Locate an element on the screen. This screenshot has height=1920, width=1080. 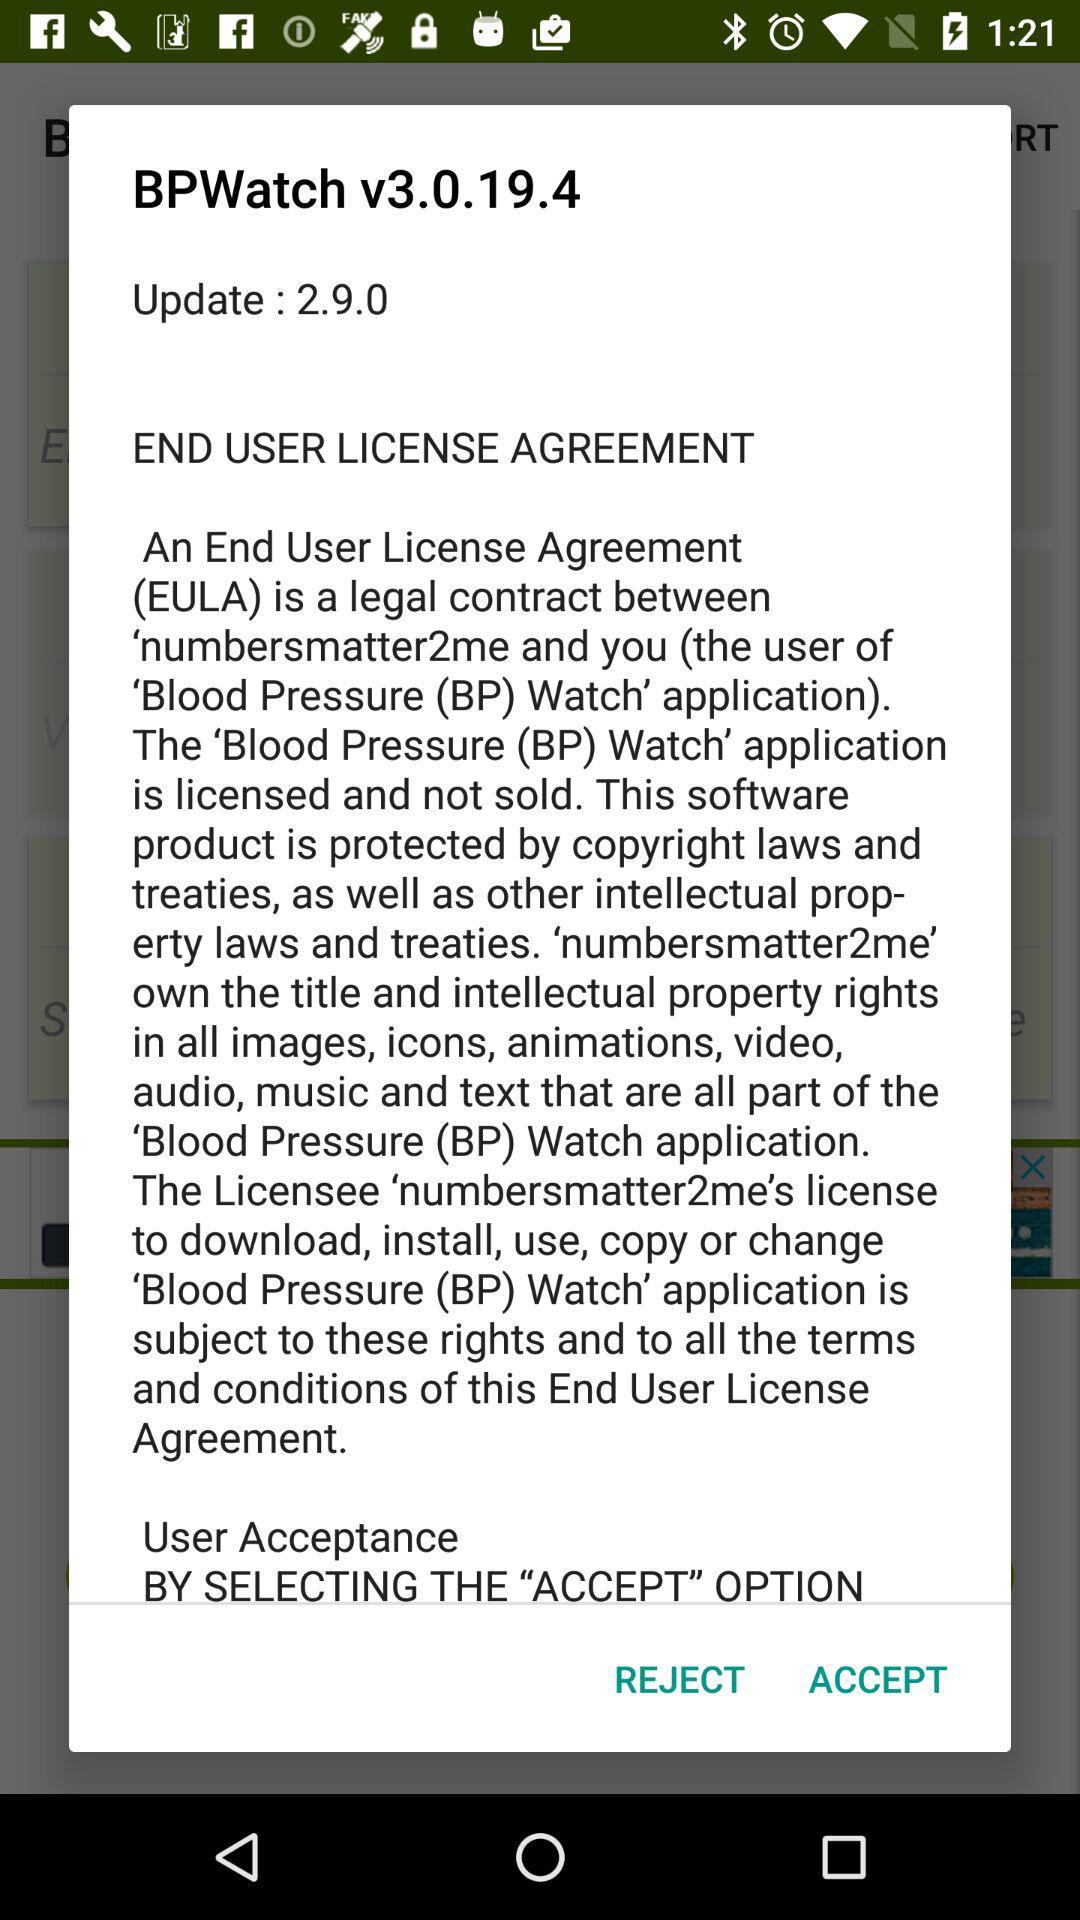
the item to the right of reject item is located at coordinates (877, 1678).